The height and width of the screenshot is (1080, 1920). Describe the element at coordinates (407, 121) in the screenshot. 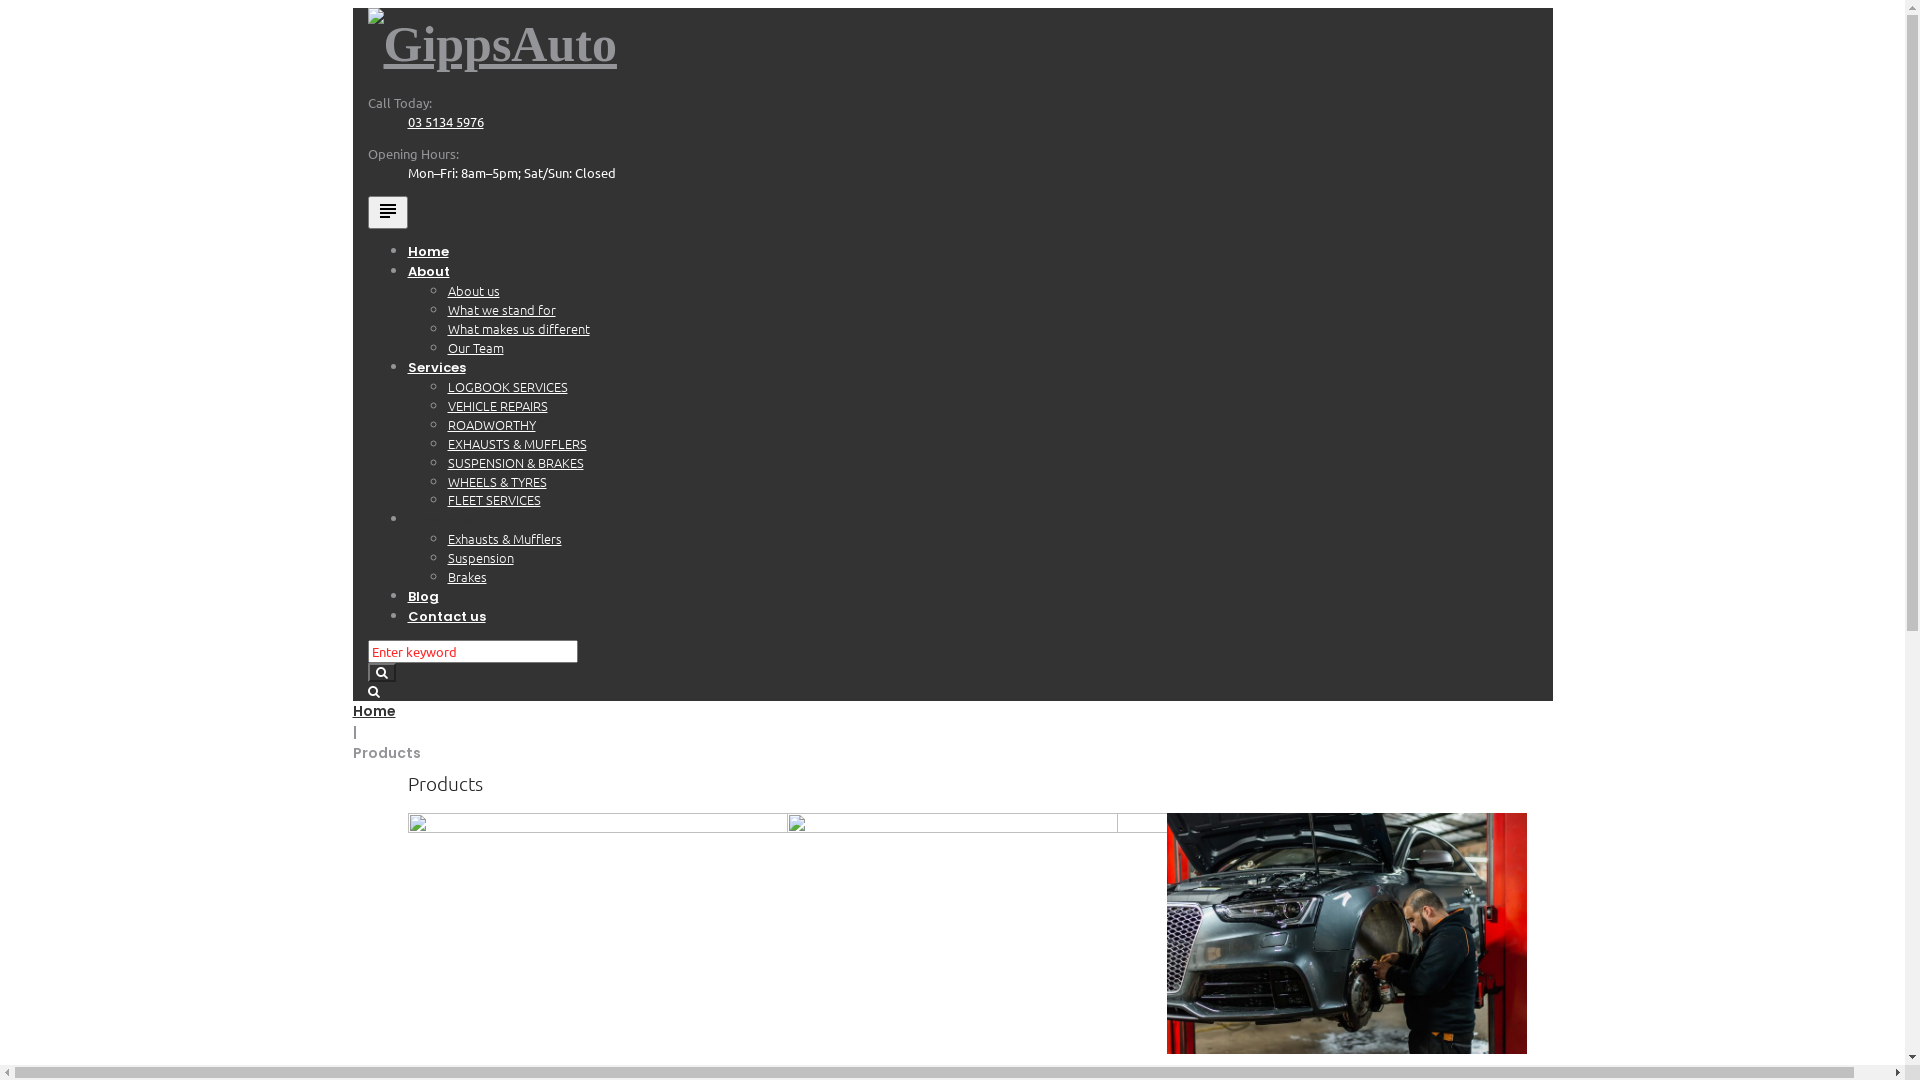

I see `'03 5134 5976'` at that location.